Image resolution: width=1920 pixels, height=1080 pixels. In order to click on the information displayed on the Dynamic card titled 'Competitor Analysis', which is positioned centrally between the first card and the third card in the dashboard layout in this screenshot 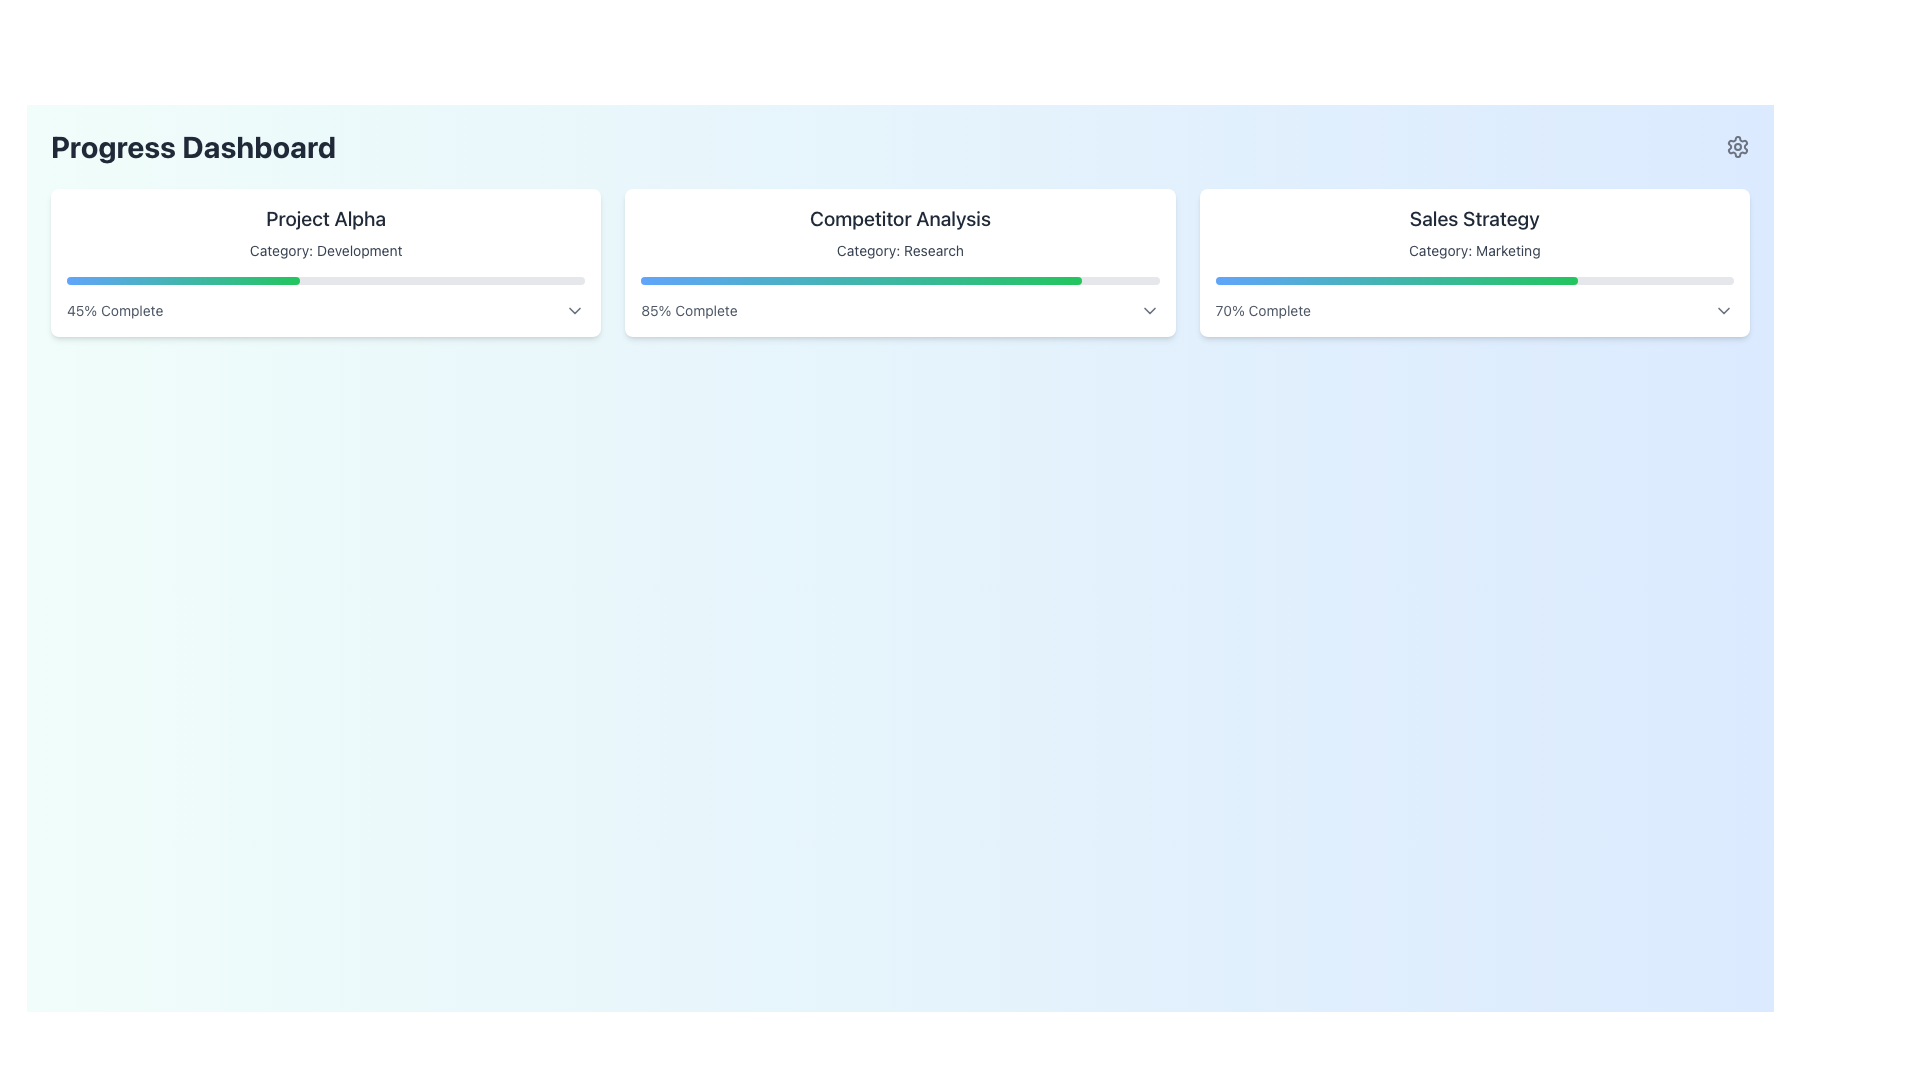, I will do `click(899, 261)`.